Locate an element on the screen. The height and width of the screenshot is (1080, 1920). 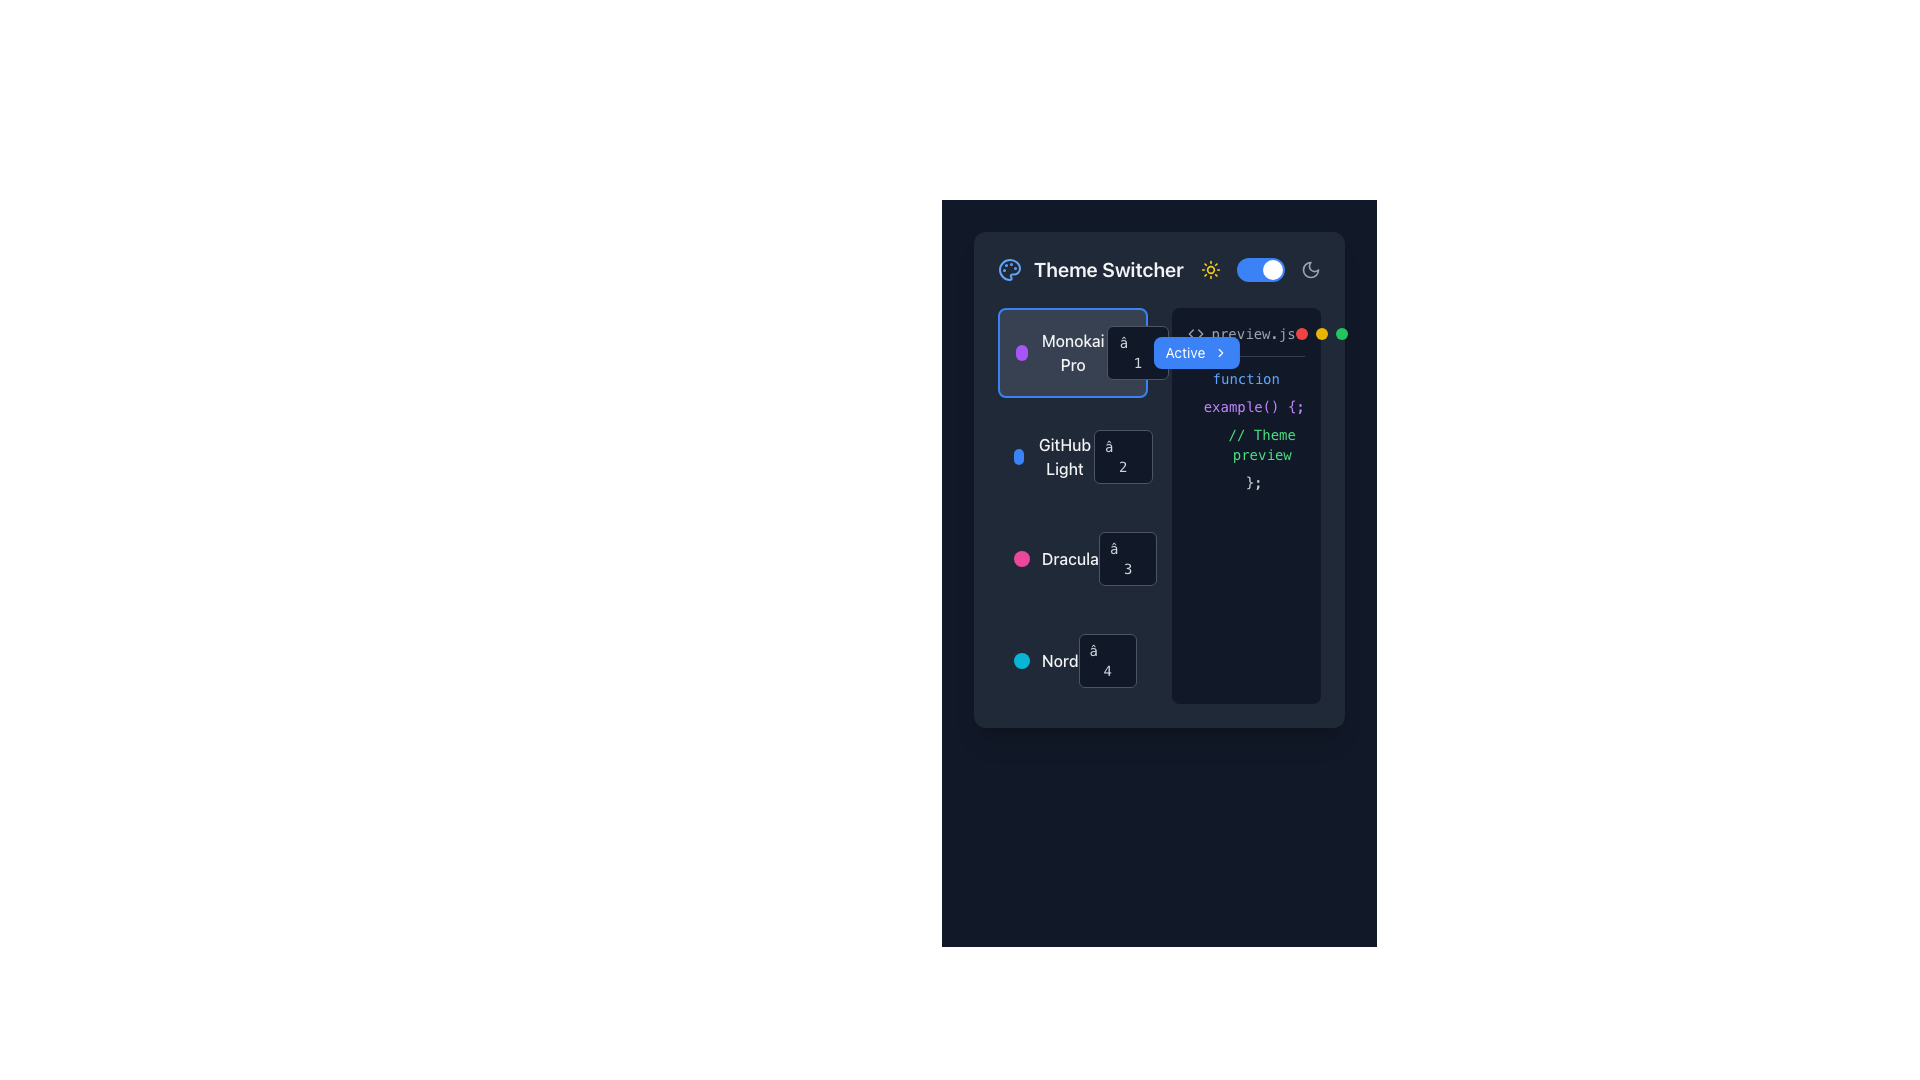
the circular white toggle on the right side of the horizontal toggle switch is located at coordinates (1260, 270).